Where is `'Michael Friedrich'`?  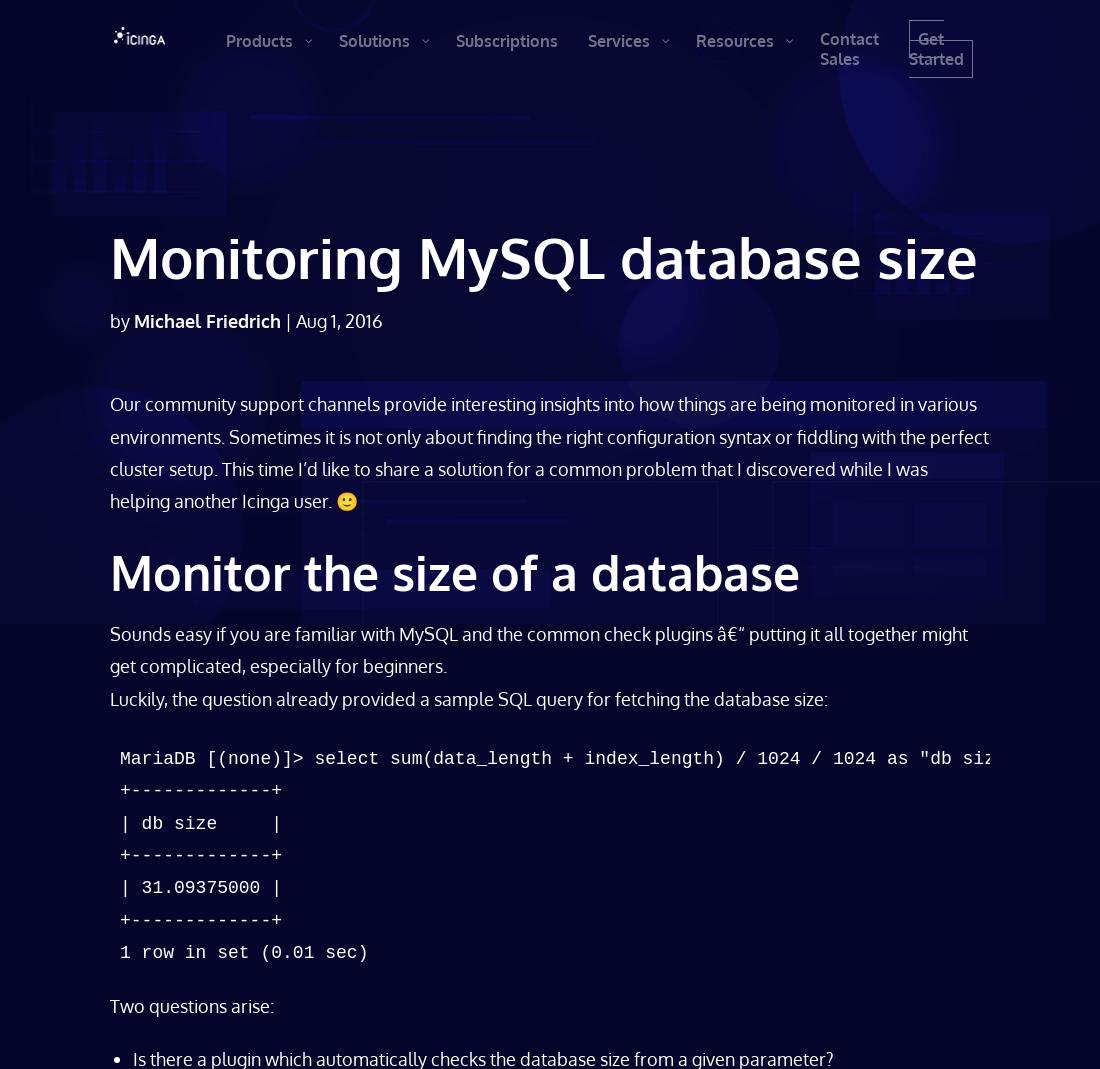
'Michael Friedrich' is located at coordinates (207, 320).